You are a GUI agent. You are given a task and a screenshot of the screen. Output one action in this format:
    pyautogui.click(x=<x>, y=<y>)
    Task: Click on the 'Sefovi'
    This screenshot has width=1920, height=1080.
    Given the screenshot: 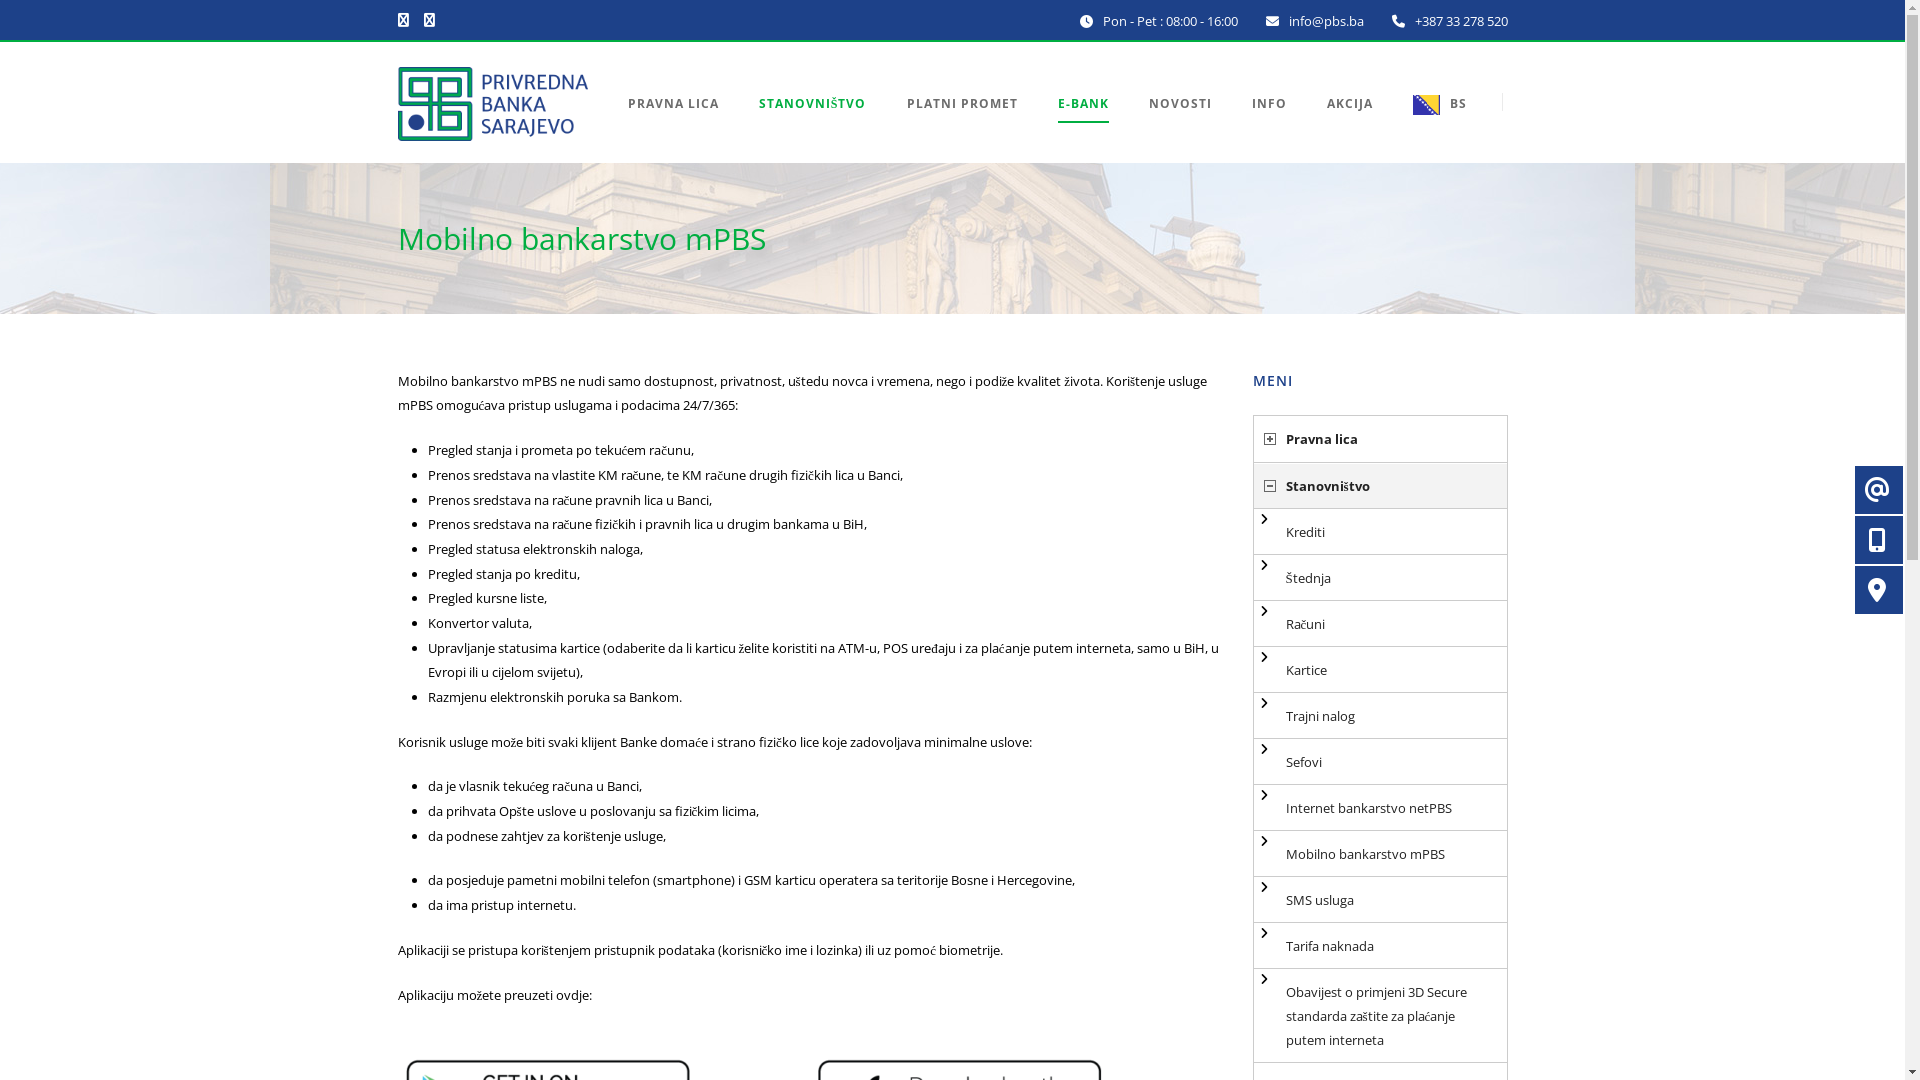 What is the action you would take?
    pyautogui.click(x=1379, y=762)
    